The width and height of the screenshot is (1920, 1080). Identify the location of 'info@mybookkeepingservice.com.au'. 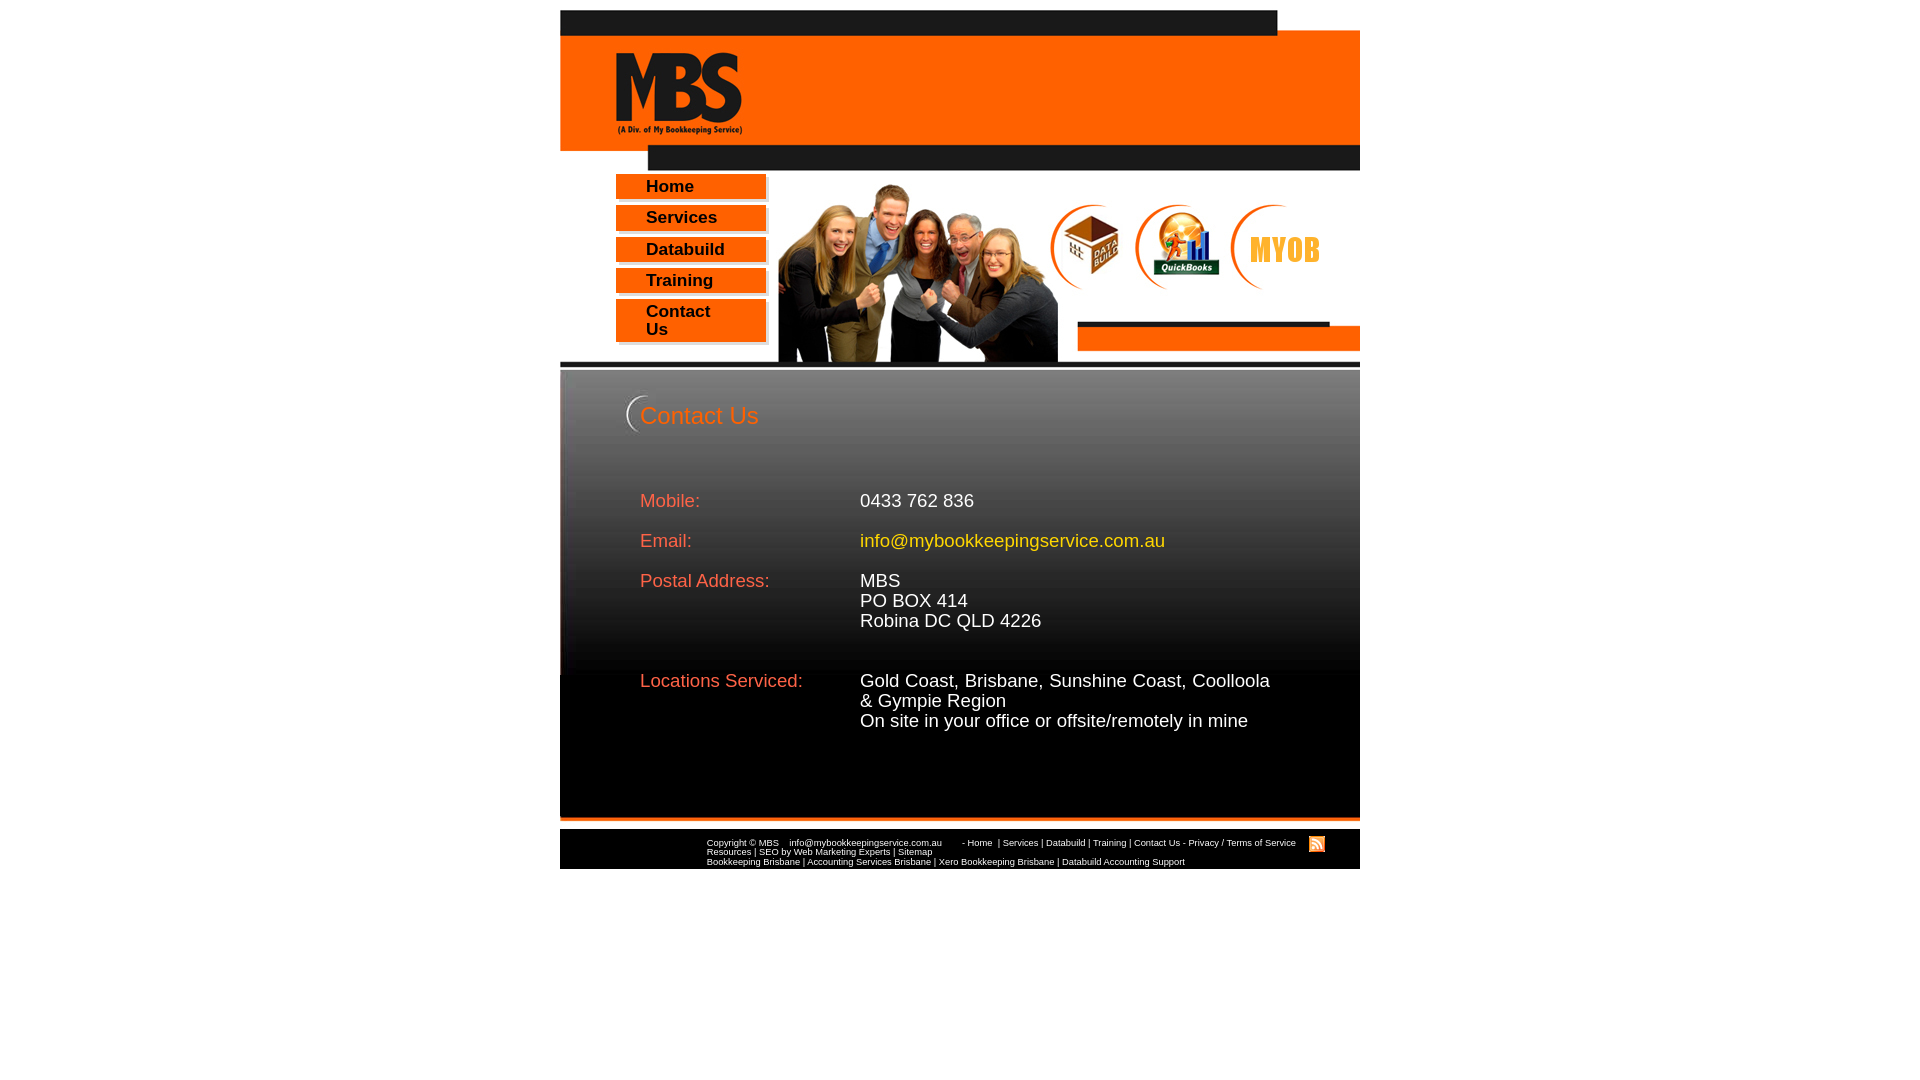
(875, 843).